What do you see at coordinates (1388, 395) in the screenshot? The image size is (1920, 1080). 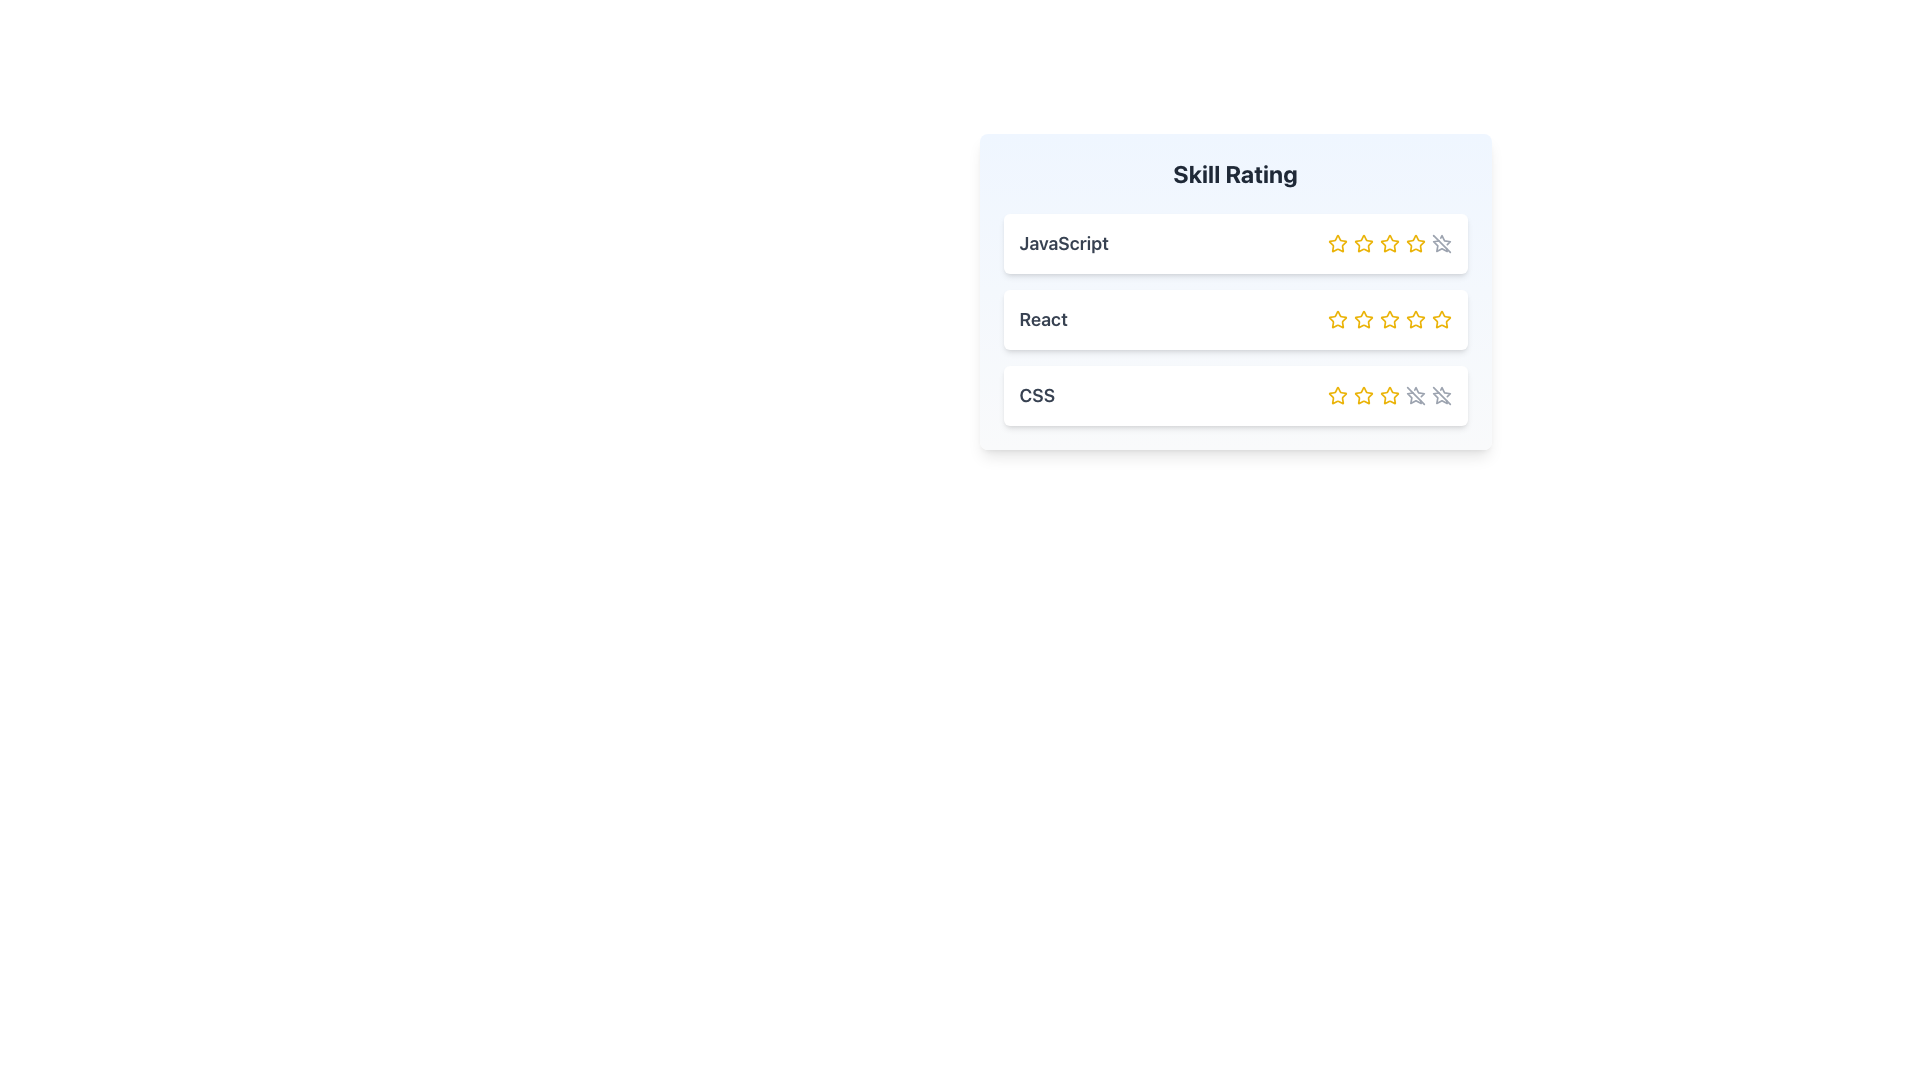 I see `the second star icon in the CSS skill rating, located in the third row of the skill rating table` at bounding box center [1388, 395].